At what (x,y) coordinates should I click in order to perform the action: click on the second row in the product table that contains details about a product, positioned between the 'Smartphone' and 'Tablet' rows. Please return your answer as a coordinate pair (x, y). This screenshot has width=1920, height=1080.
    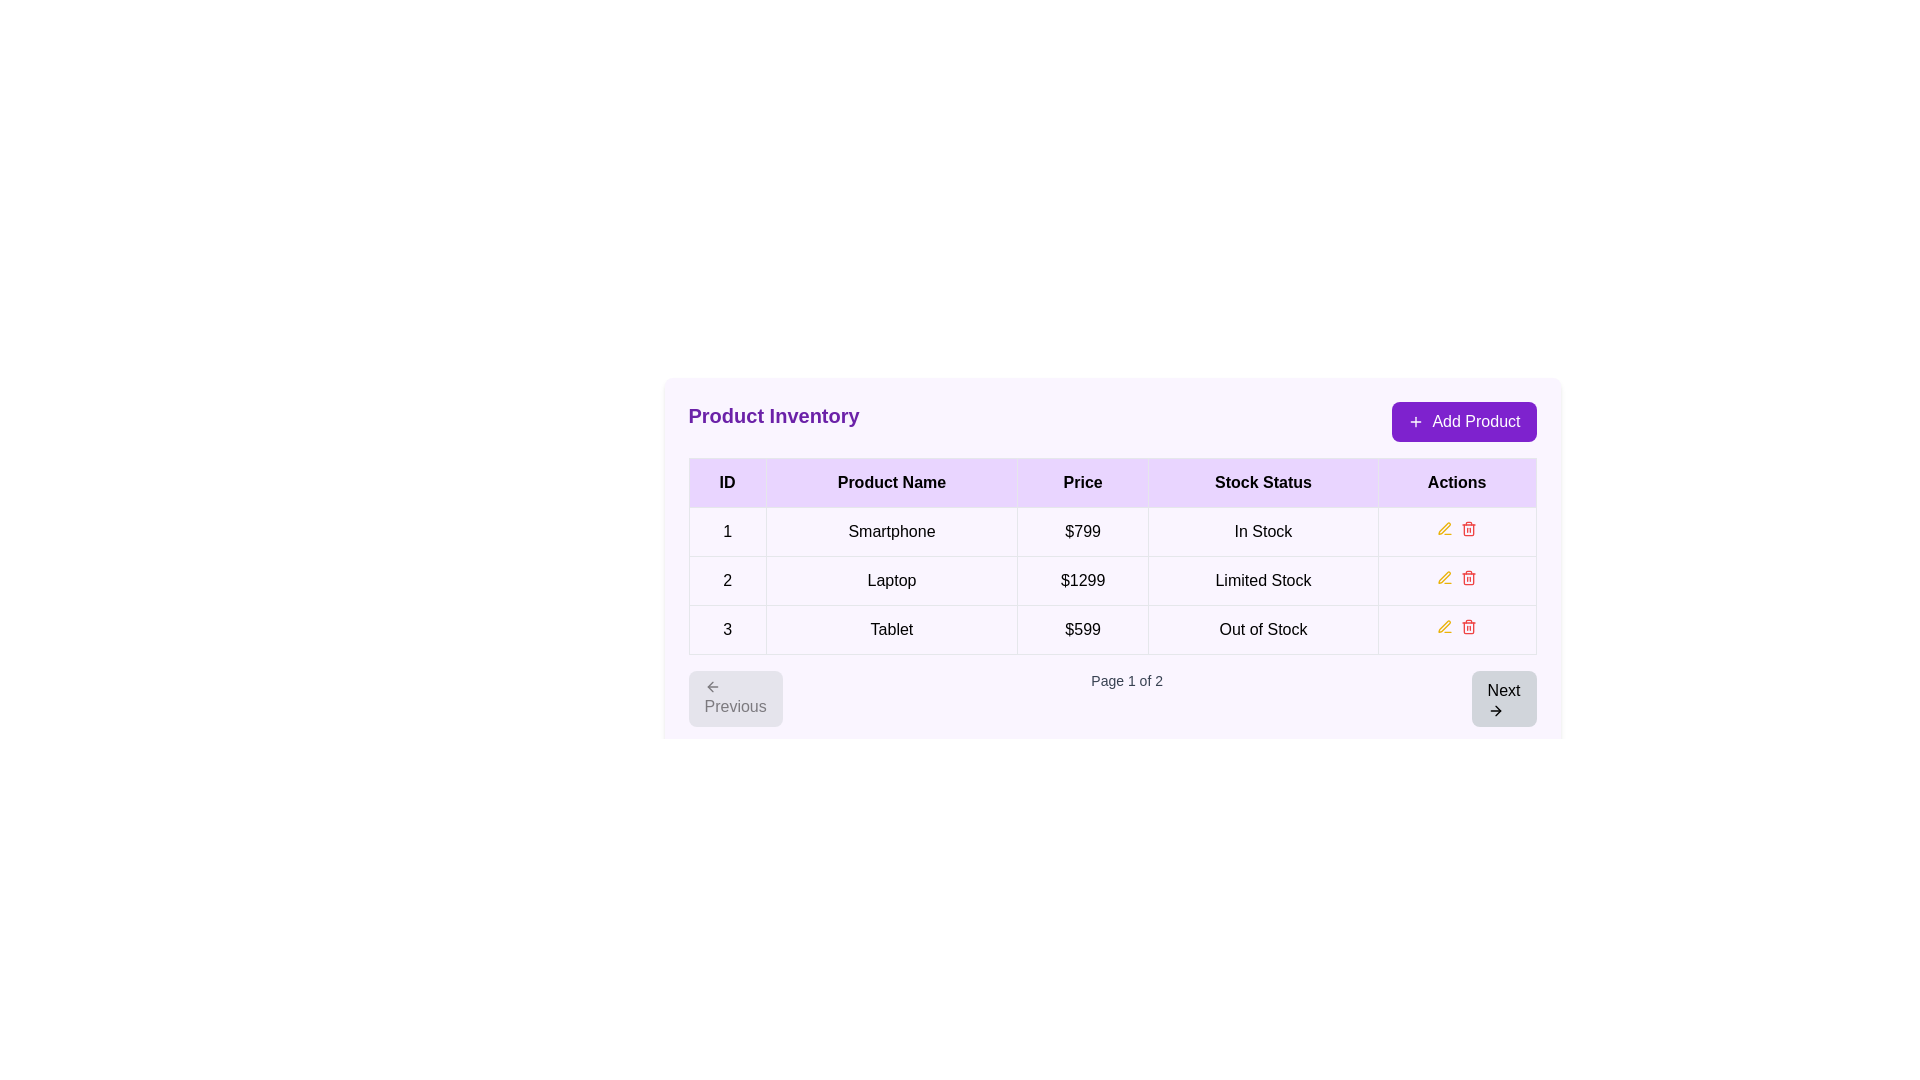
    Looking at the image, I should click on (1111, 581).